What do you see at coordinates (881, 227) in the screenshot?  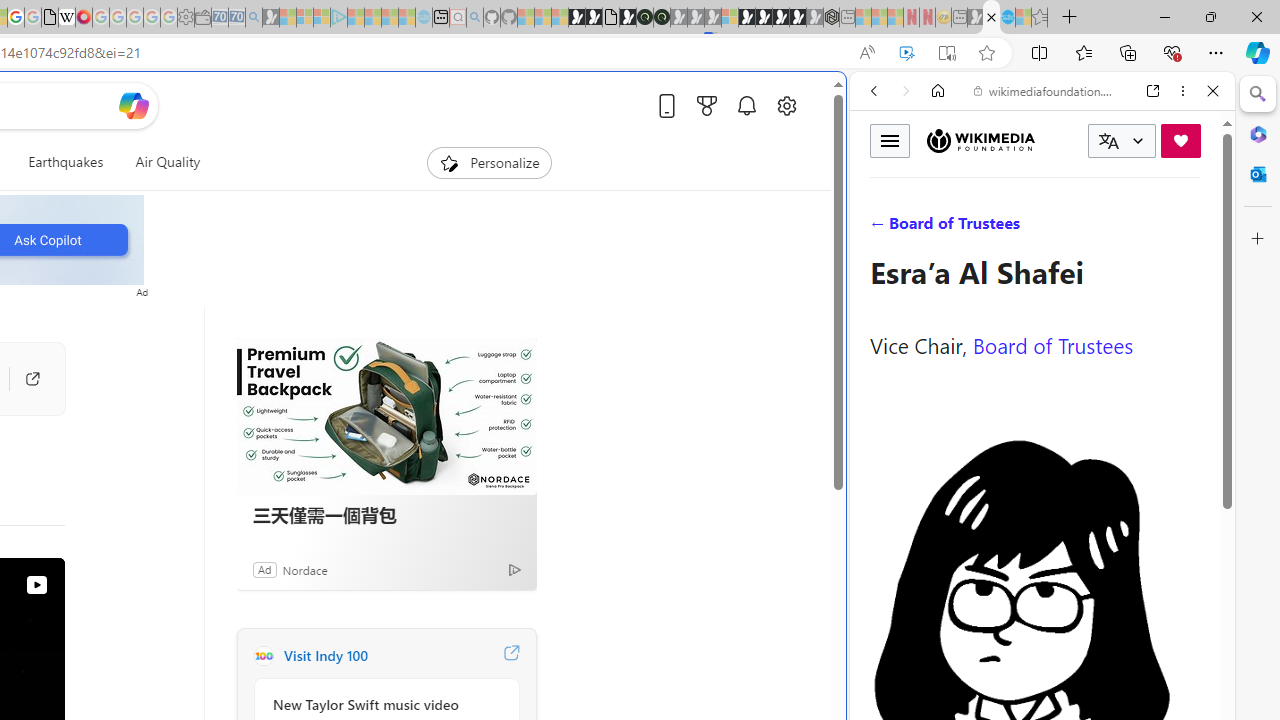 I see `'WEB  '` at bounding box center [881, 227].